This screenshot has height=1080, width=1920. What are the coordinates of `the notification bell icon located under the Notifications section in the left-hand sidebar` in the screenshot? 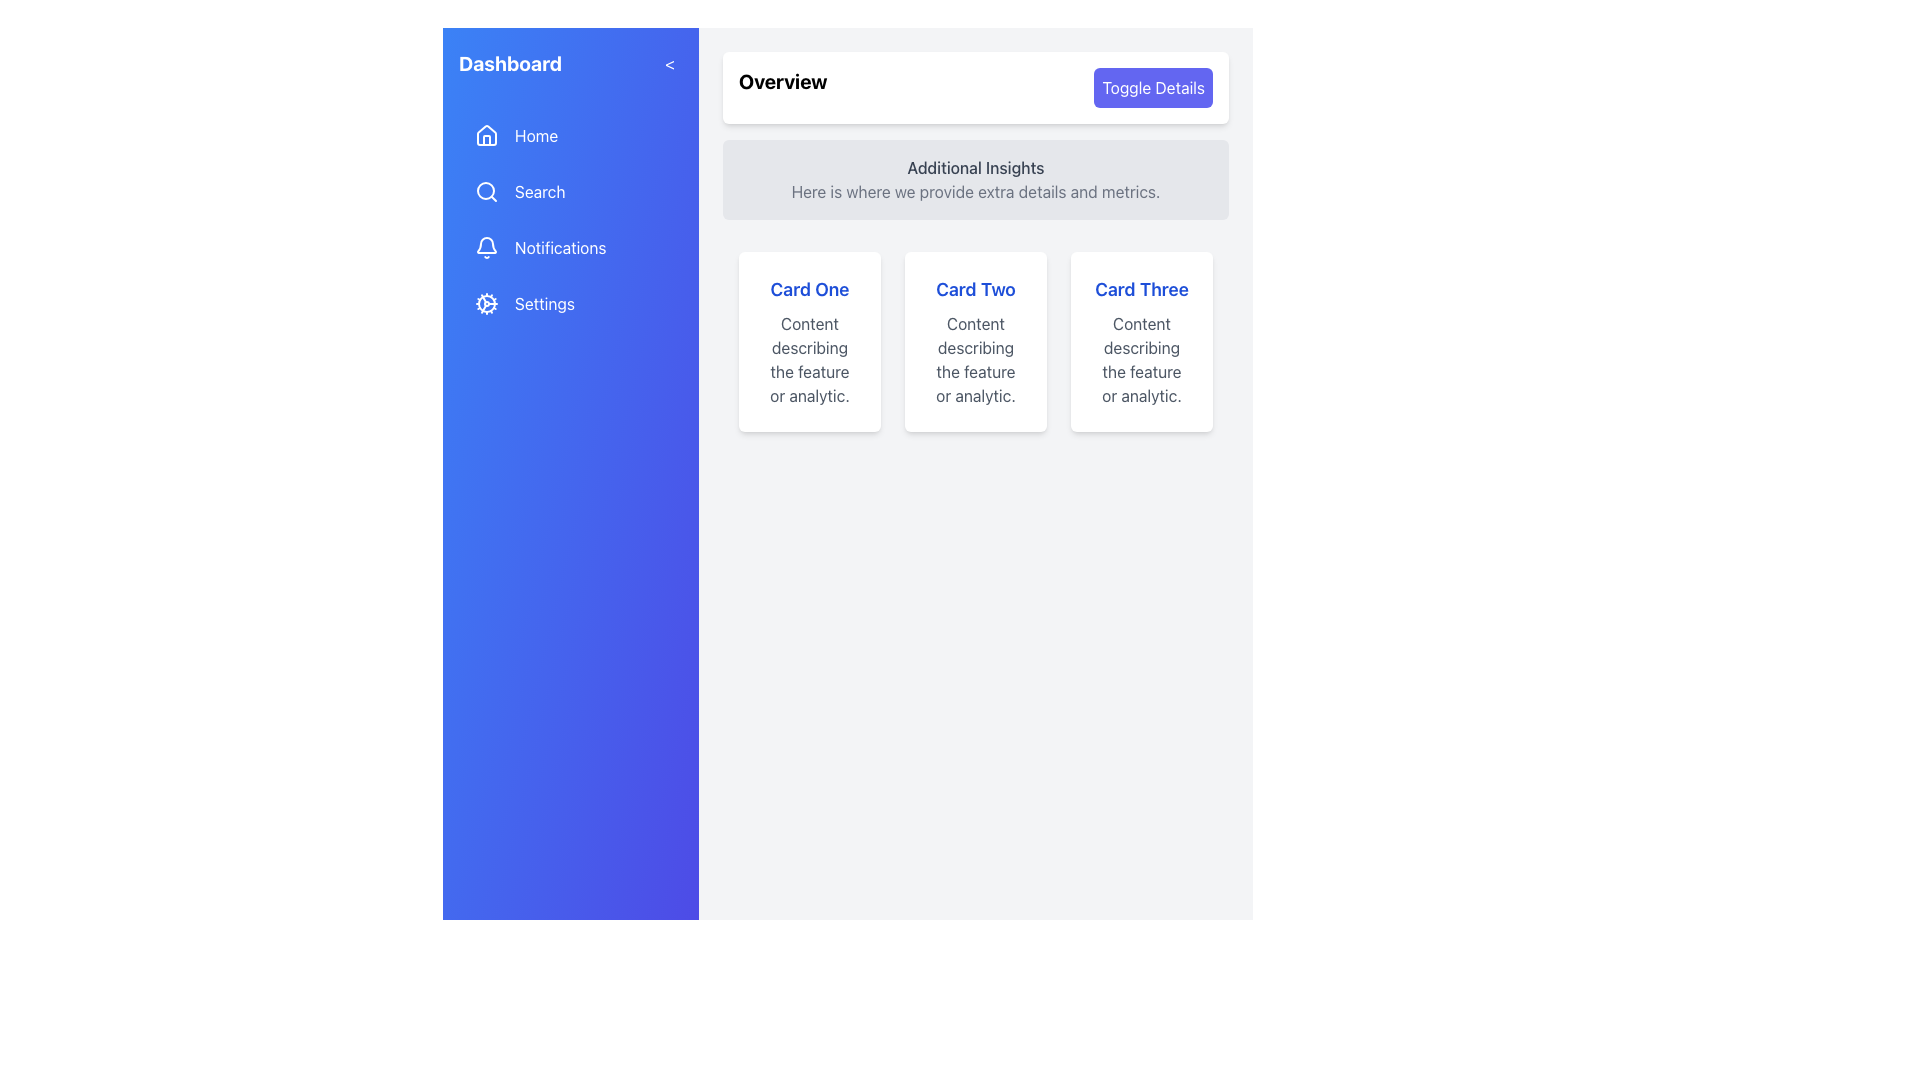 It's located at (486, 246).